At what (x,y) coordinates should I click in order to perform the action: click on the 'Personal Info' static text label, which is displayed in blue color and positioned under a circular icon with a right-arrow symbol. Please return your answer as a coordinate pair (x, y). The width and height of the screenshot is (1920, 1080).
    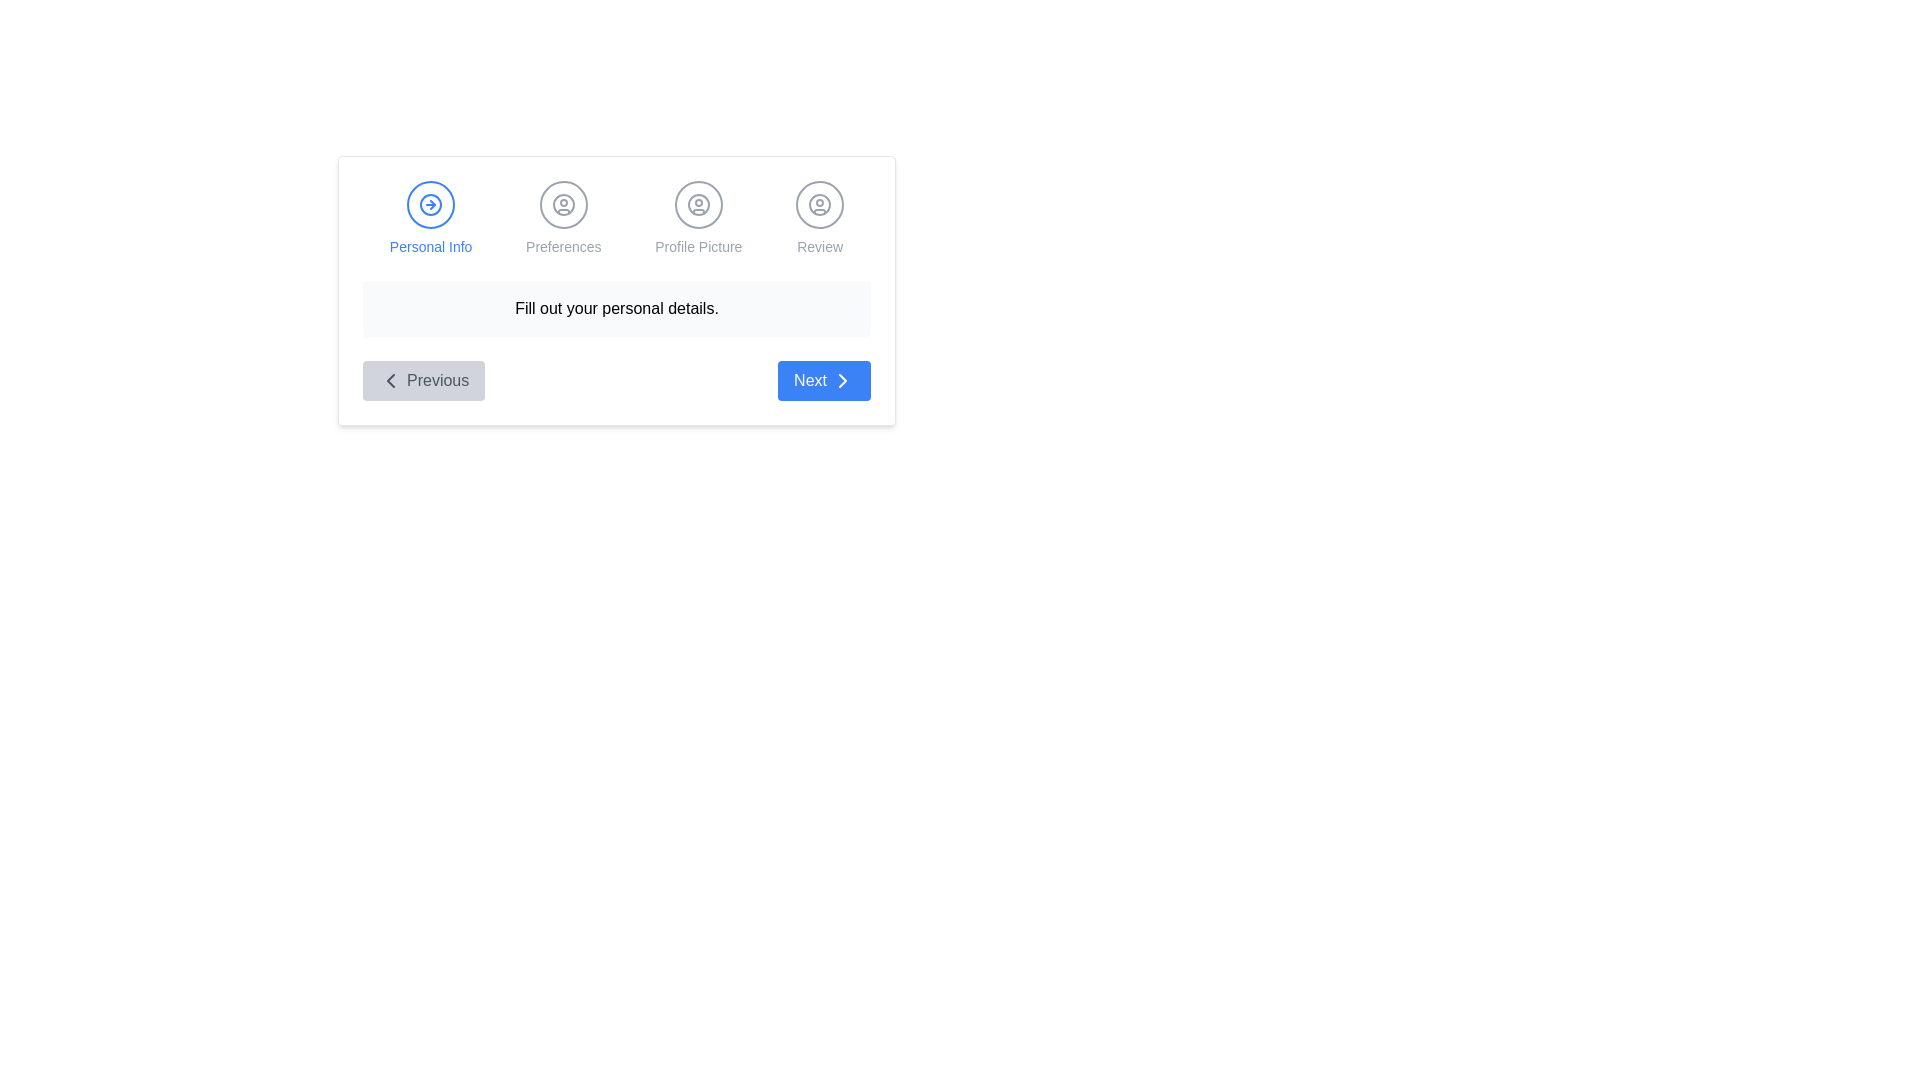
    Looking at the image, I should click on (430, 245).